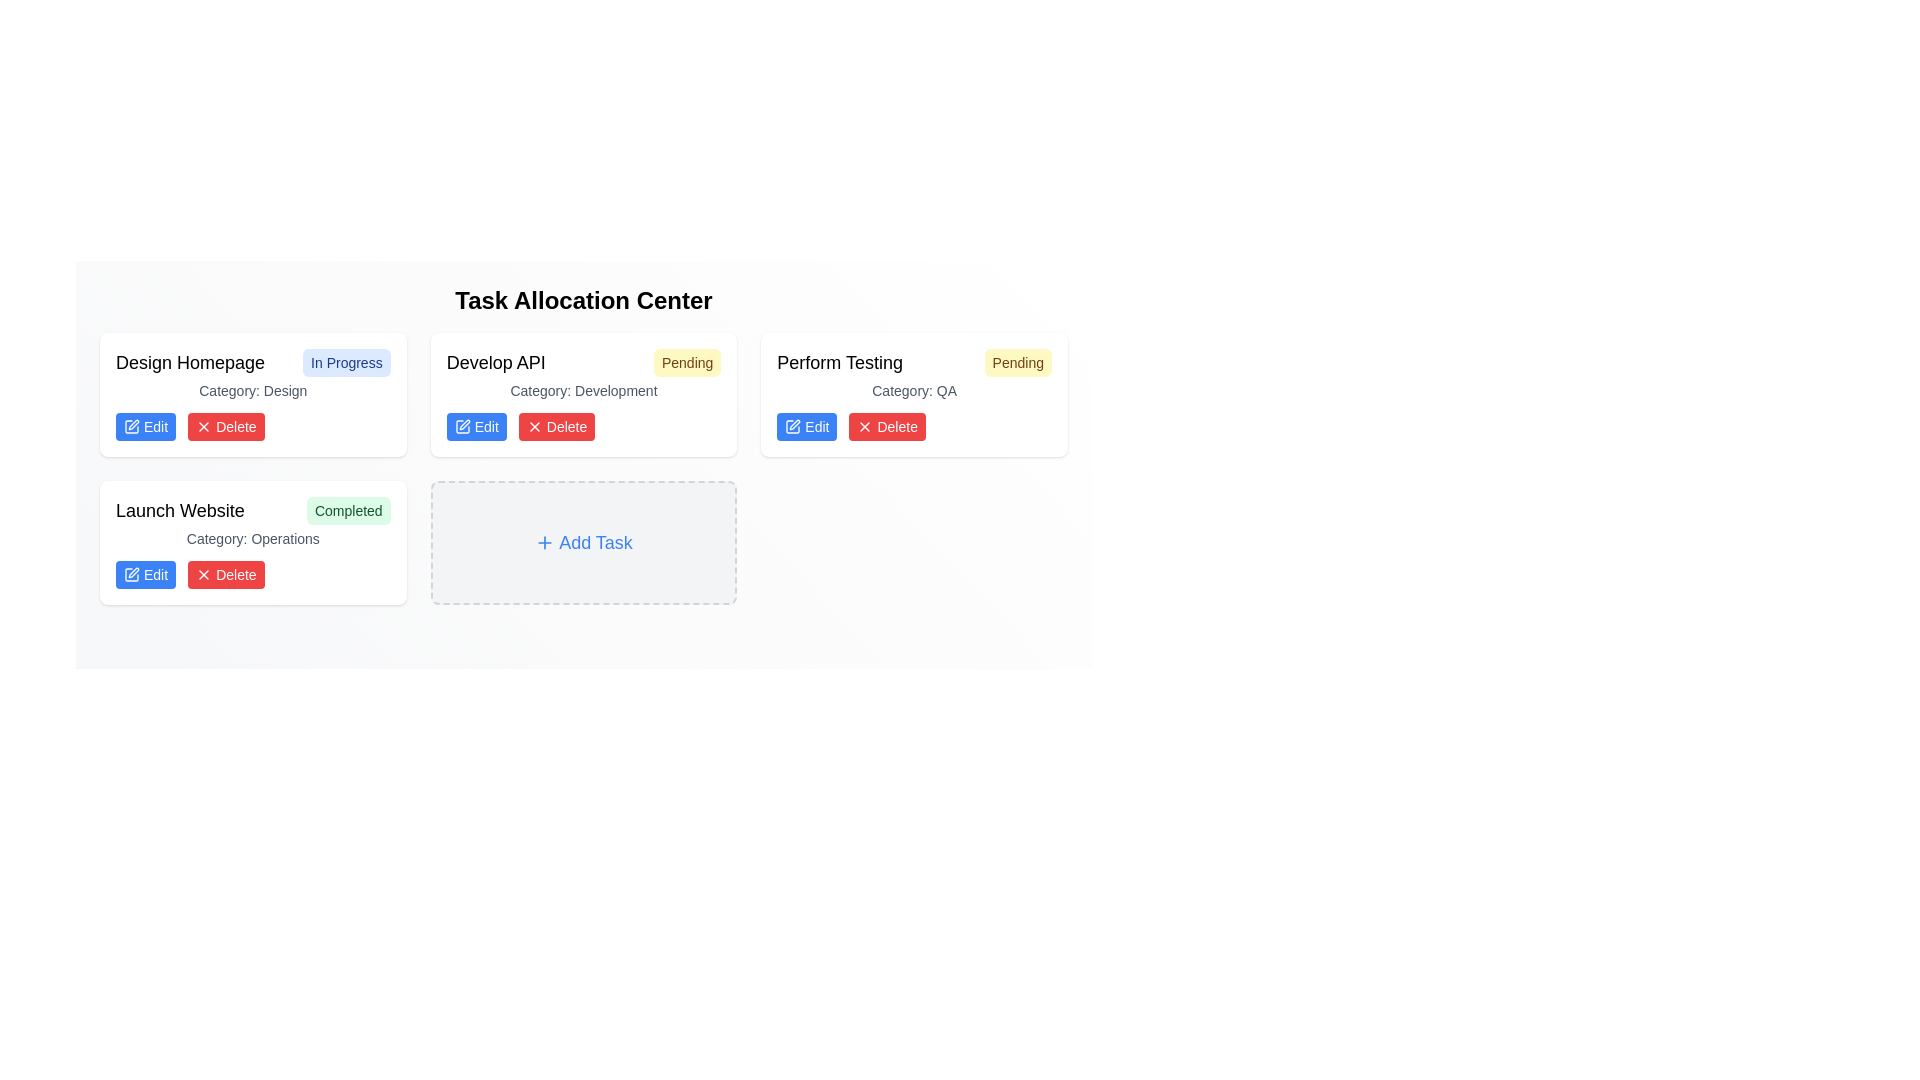  Describe the element at coordinates (131, 426) in the screenshot. I see `the pen icon within the 'Edit' button located under the 'Design Homepage' task card, which is to the left of the red 'Delete' button` at that location.